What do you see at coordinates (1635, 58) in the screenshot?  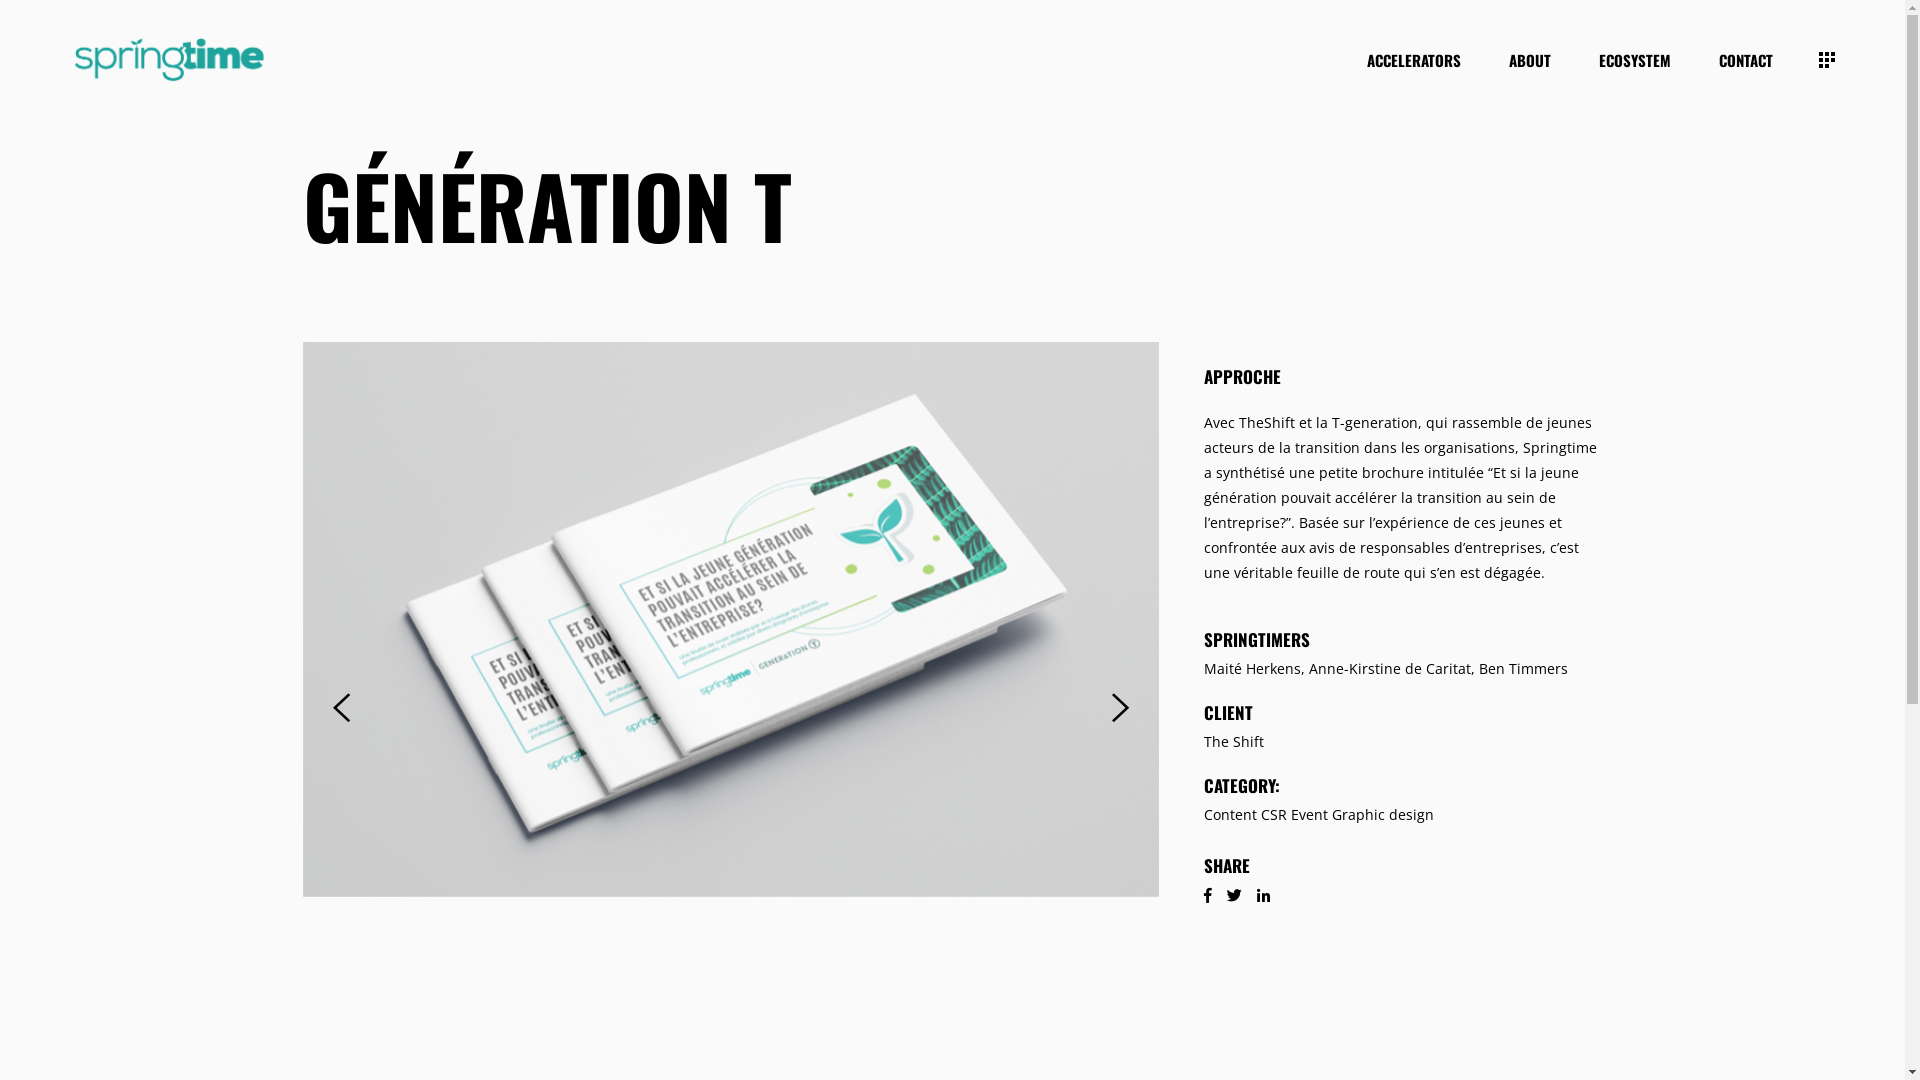 I see `'ECOSYSTEM'` at bounding box center [1635, 58].